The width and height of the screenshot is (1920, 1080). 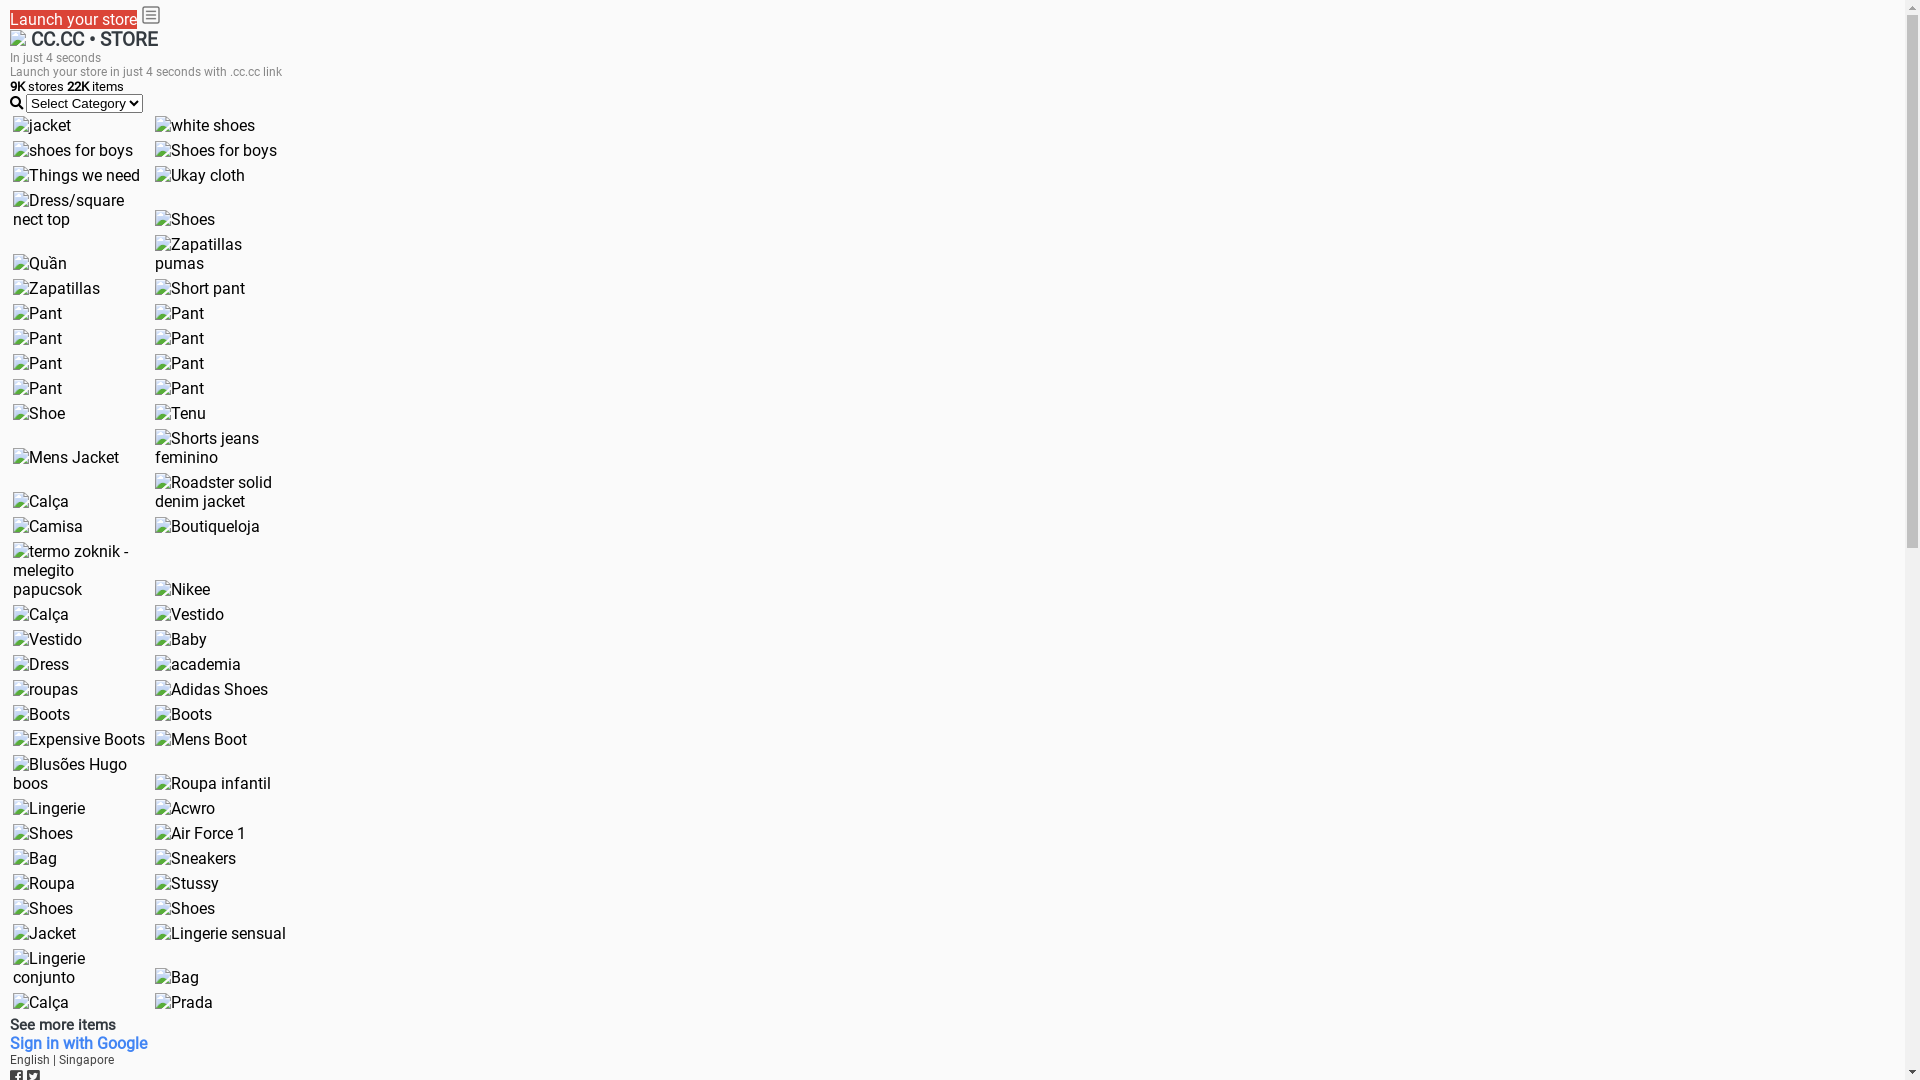 What do you see at coordinates (200, 288) in the screenshot?
I see `'Short pant'` at bounding box center [200, 288].